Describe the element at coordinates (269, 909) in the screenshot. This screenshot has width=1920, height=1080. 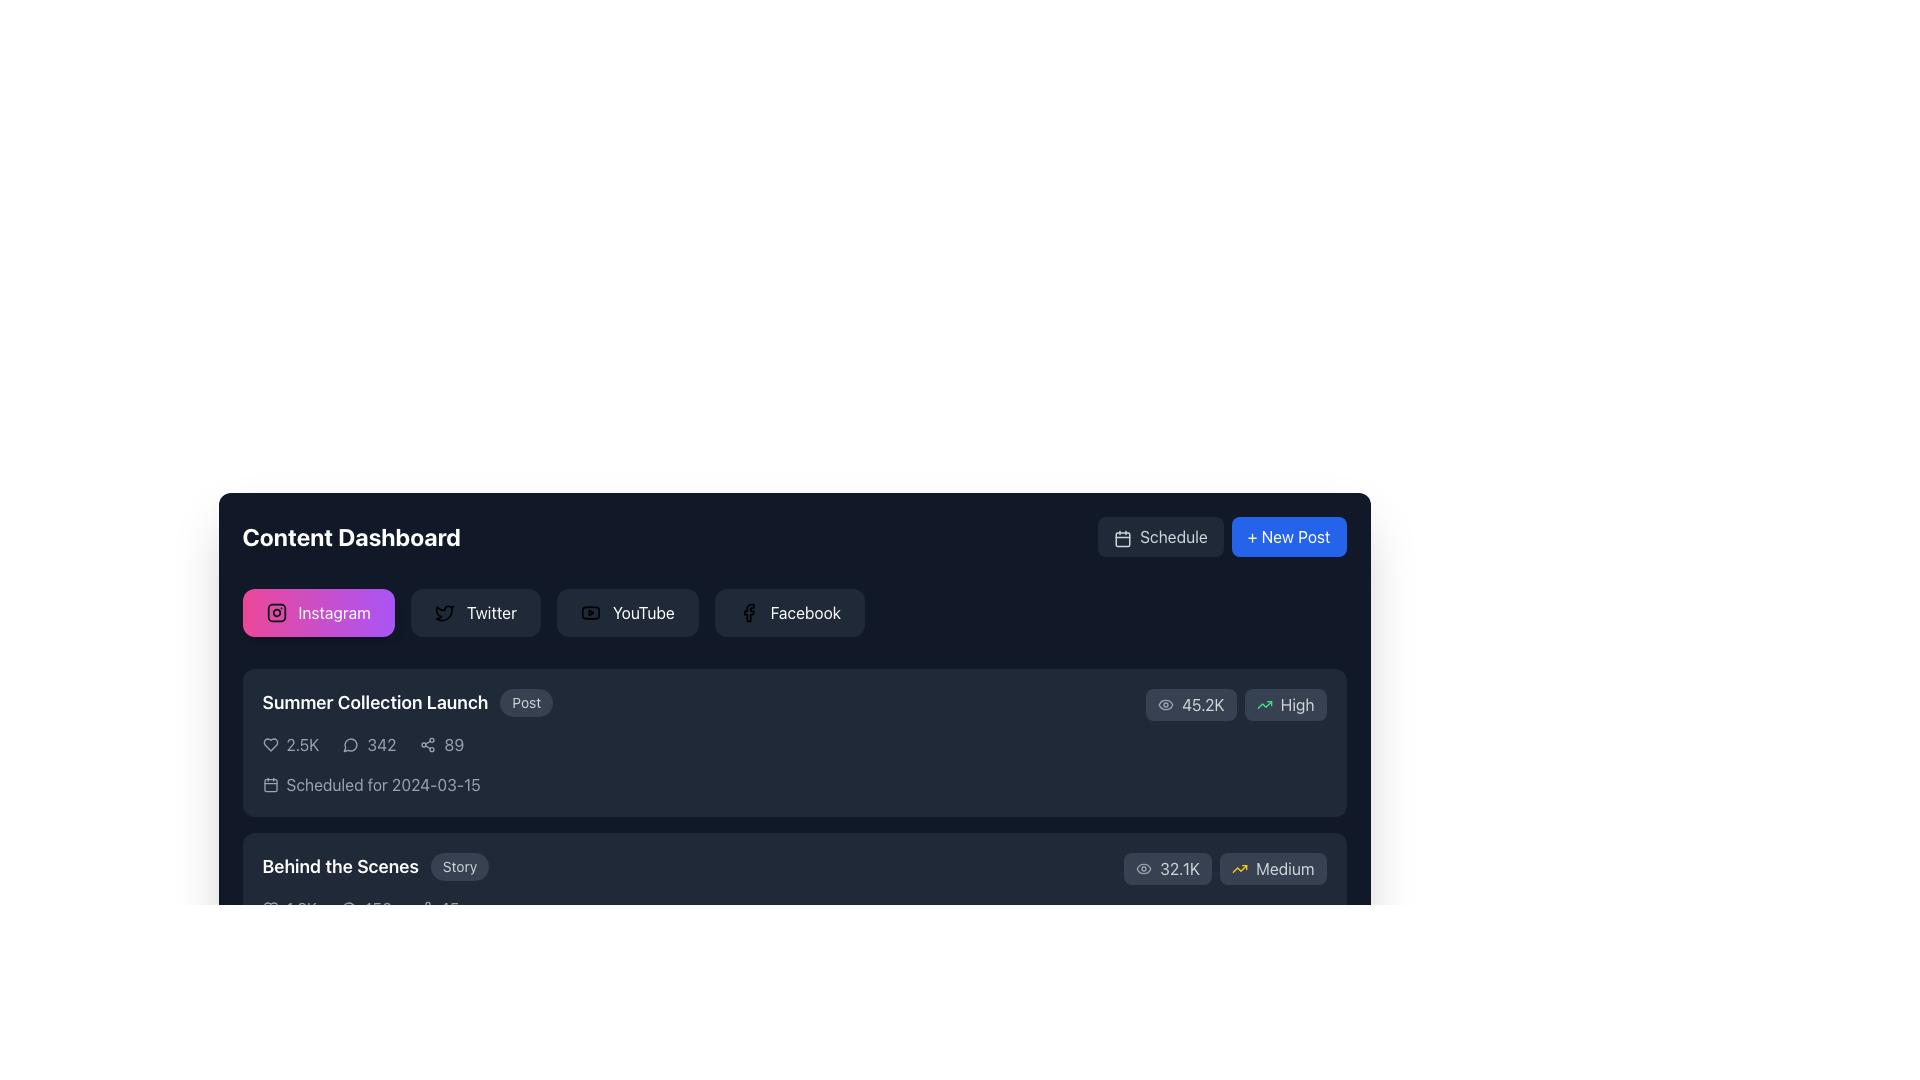
I see `the heart-shaped SVG icon located to the left of the text '1.8K' to interact with it (like or favorite)` at that location.